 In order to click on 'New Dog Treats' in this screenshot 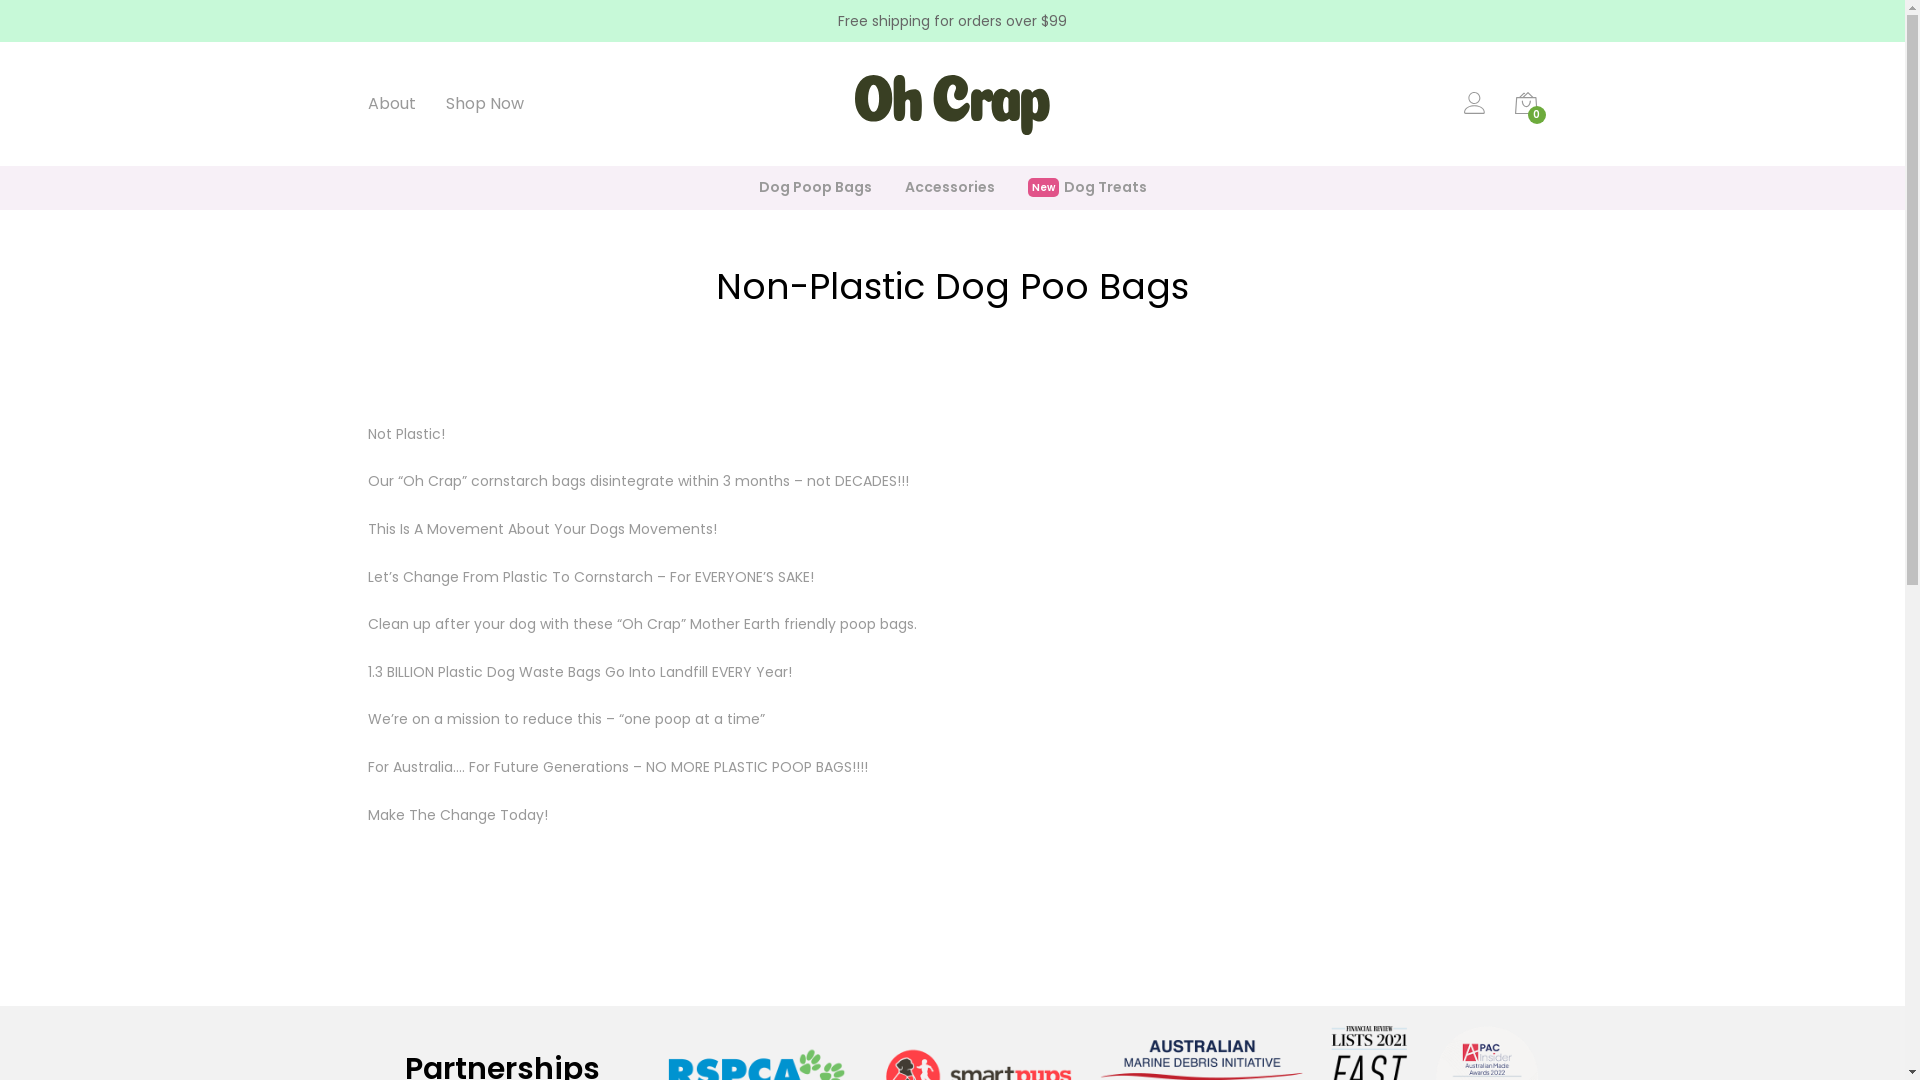, I will do `click(1086, 188)`.